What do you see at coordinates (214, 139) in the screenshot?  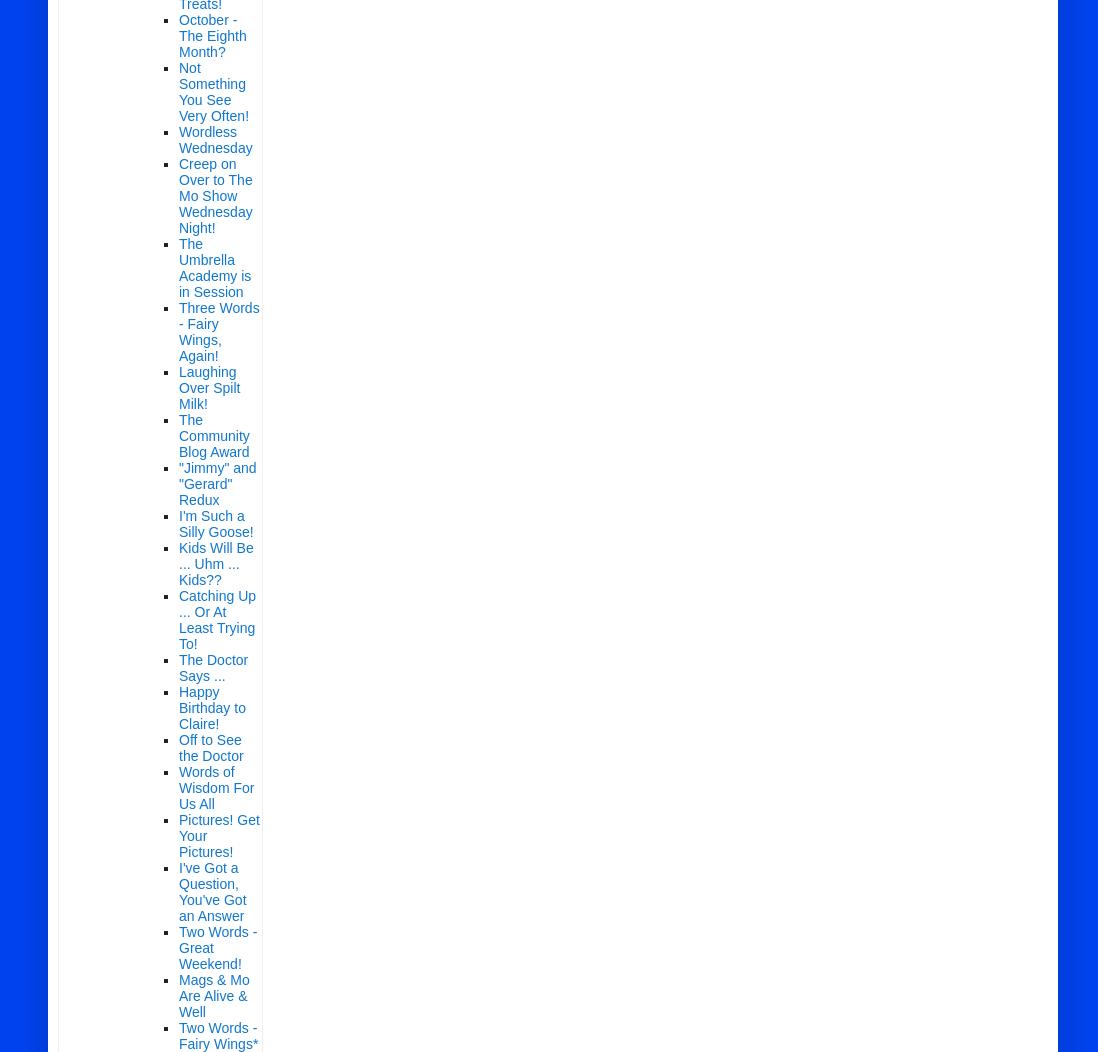 I see `'Wordless Wednesday'` at bounding box center [214, 139].